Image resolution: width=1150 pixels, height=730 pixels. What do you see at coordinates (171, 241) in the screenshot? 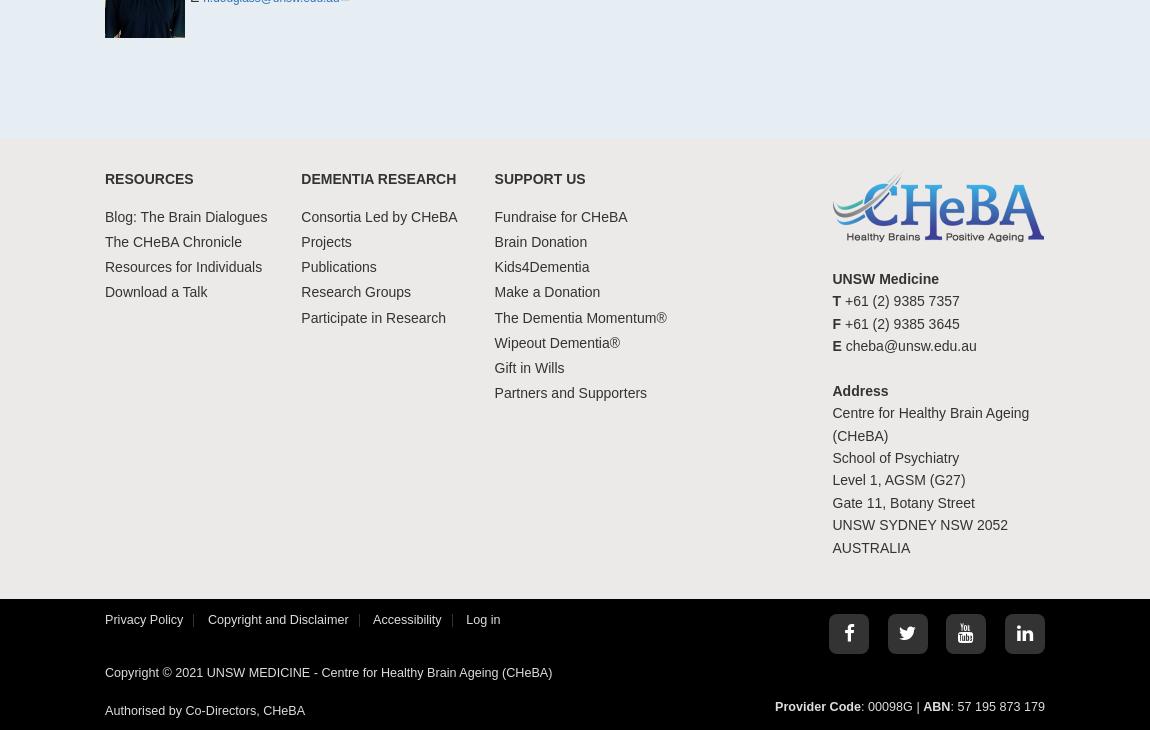
I see `'The CHeBA Chronicle'` at bounding box center [171, 241].